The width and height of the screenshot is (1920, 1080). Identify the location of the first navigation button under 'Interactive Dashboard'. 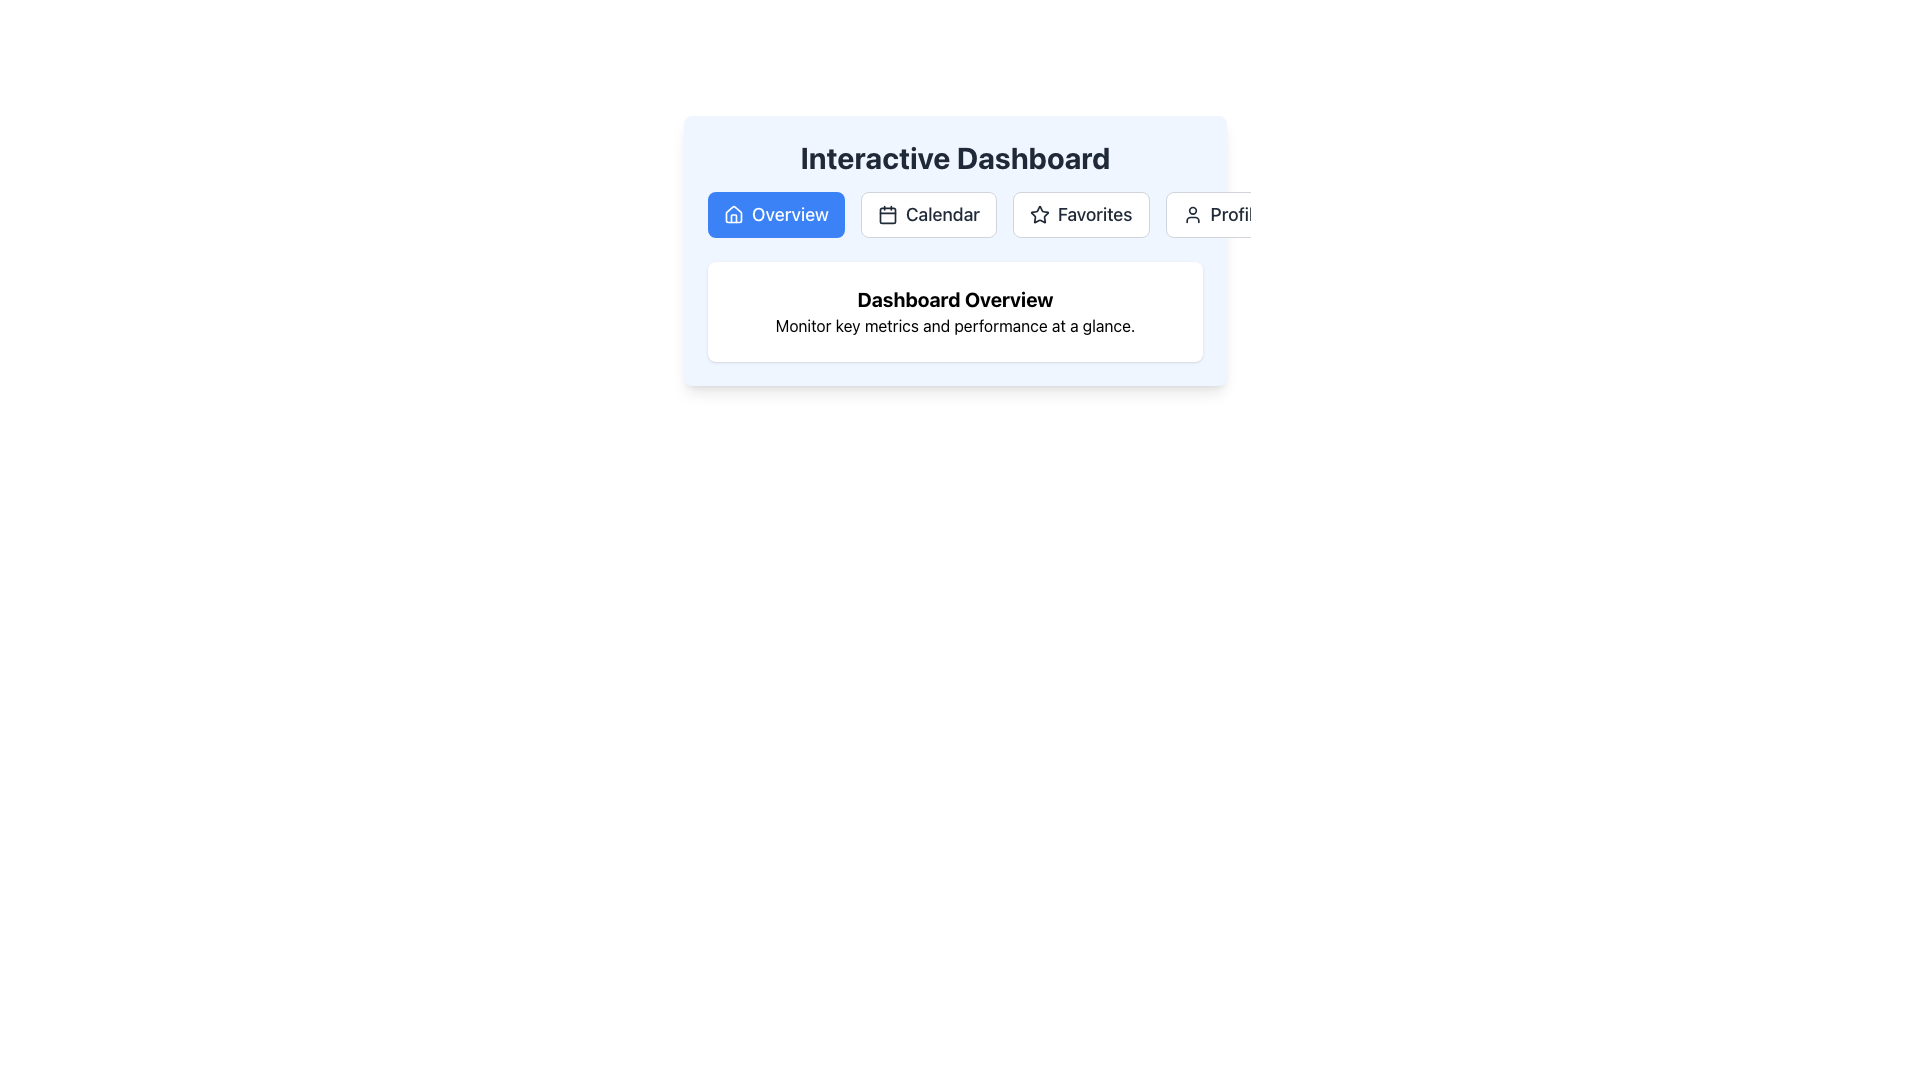
(775, 215).